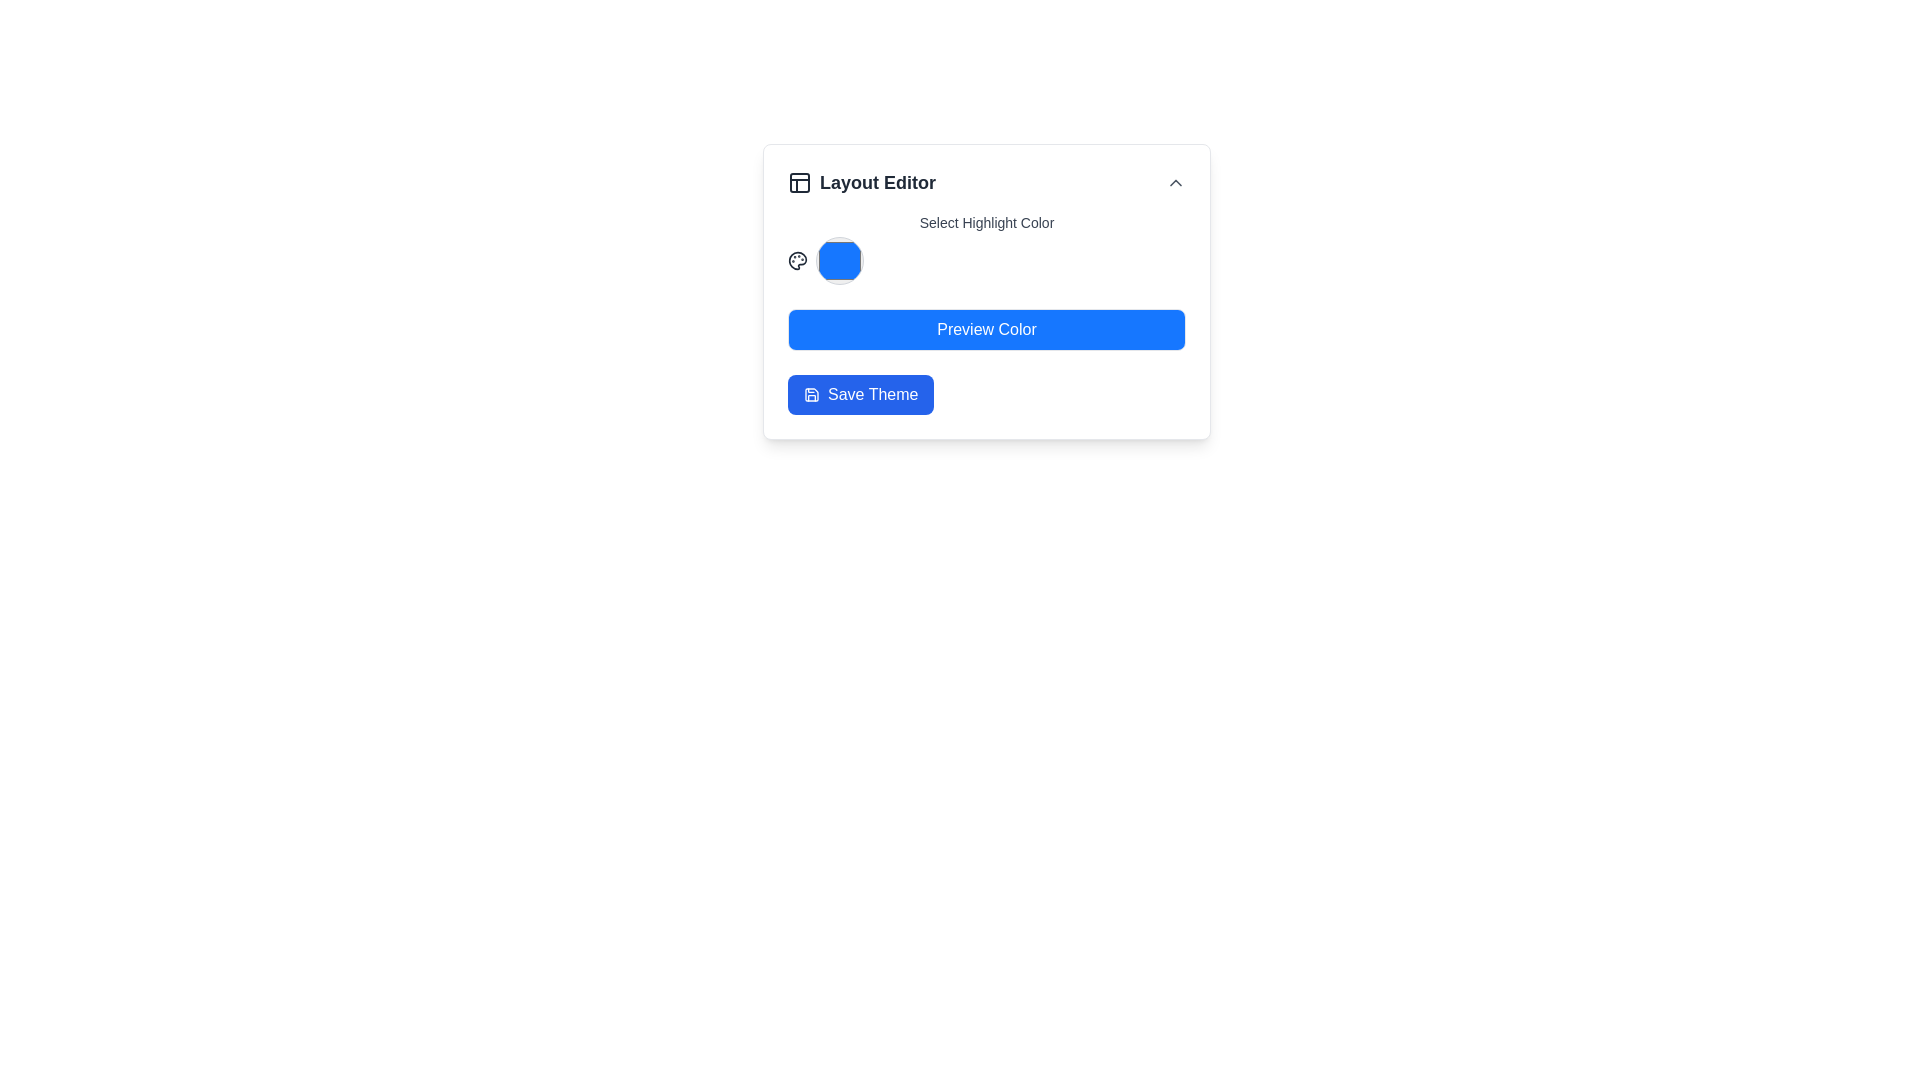  Describe the element at coordinates (800, 182) in the screenshot. I see `the graphical icon representing layout-related content located to the left of the 'Layout Editor' text in the header of the card-like interface` at that location.